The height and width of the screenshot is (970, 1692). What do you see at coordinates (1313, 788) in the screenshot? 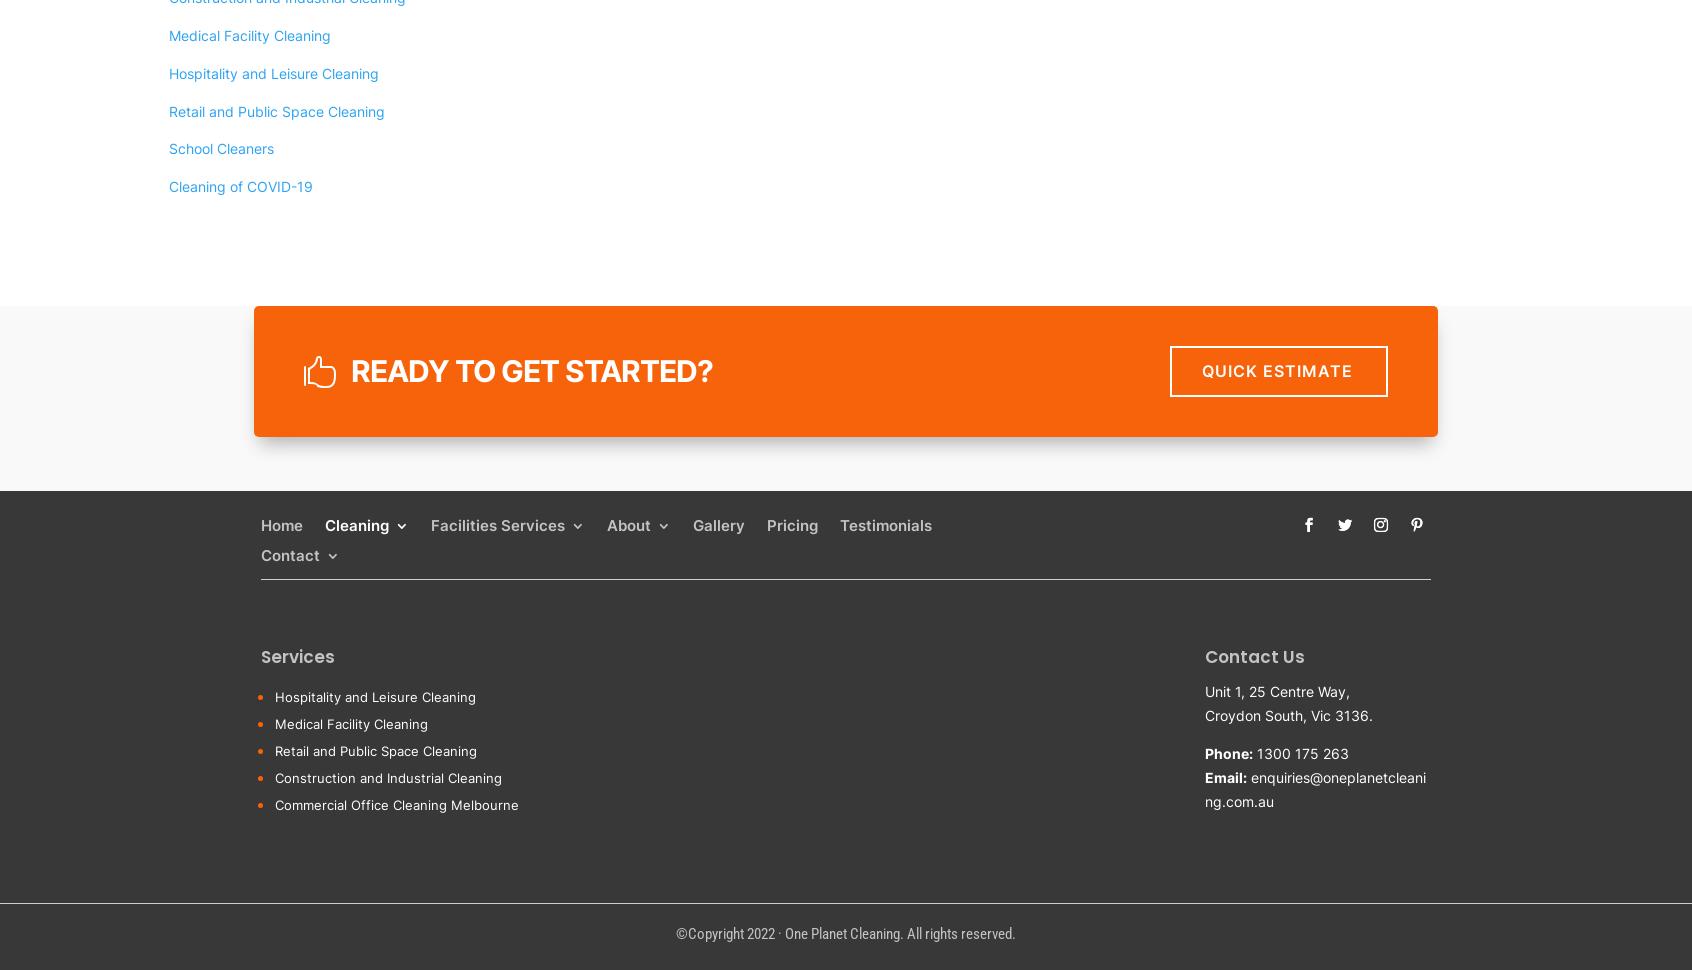
I see `'enquiries@oneplanetcleaning.com.au'` at bounding box center [1313, 788].